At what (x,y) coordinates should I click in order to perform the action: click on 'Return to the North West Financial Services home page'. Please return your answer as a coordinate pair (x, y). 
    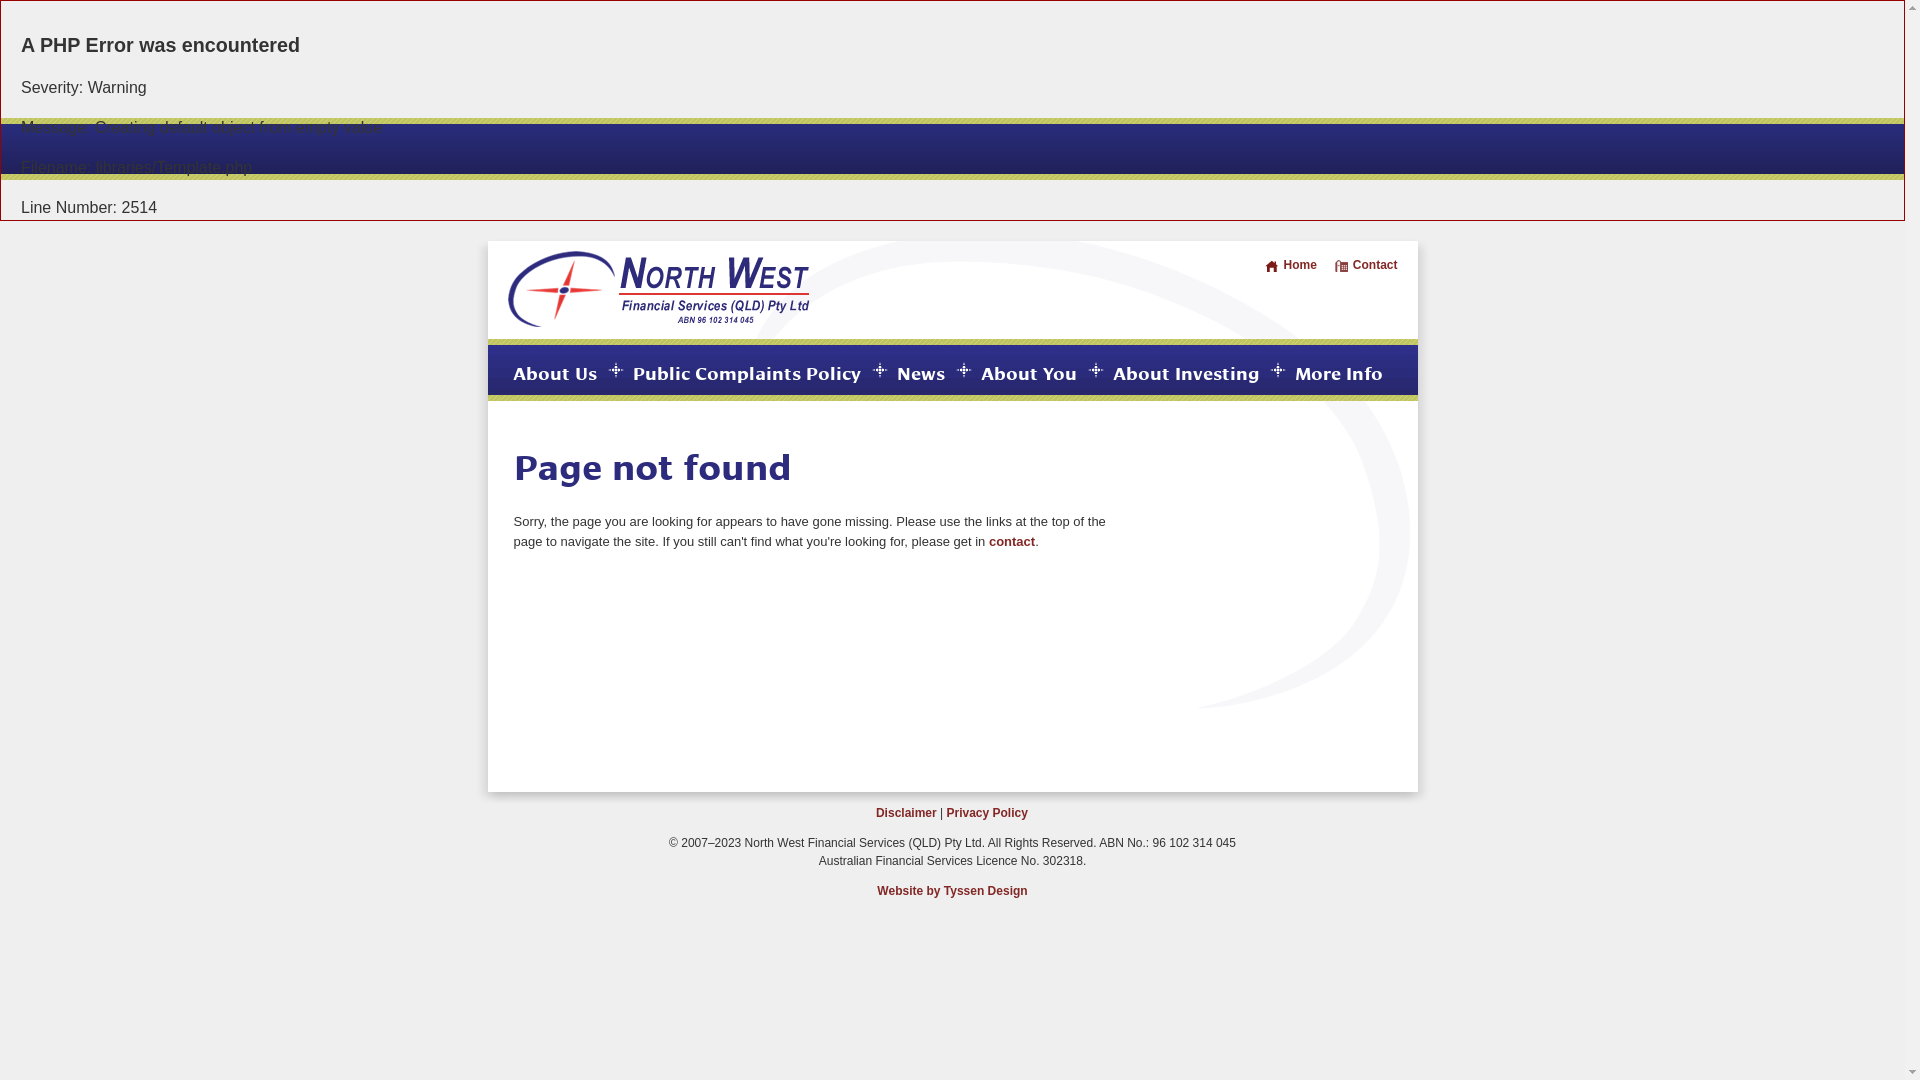
    Looking at the image, I should click on (658, 321).